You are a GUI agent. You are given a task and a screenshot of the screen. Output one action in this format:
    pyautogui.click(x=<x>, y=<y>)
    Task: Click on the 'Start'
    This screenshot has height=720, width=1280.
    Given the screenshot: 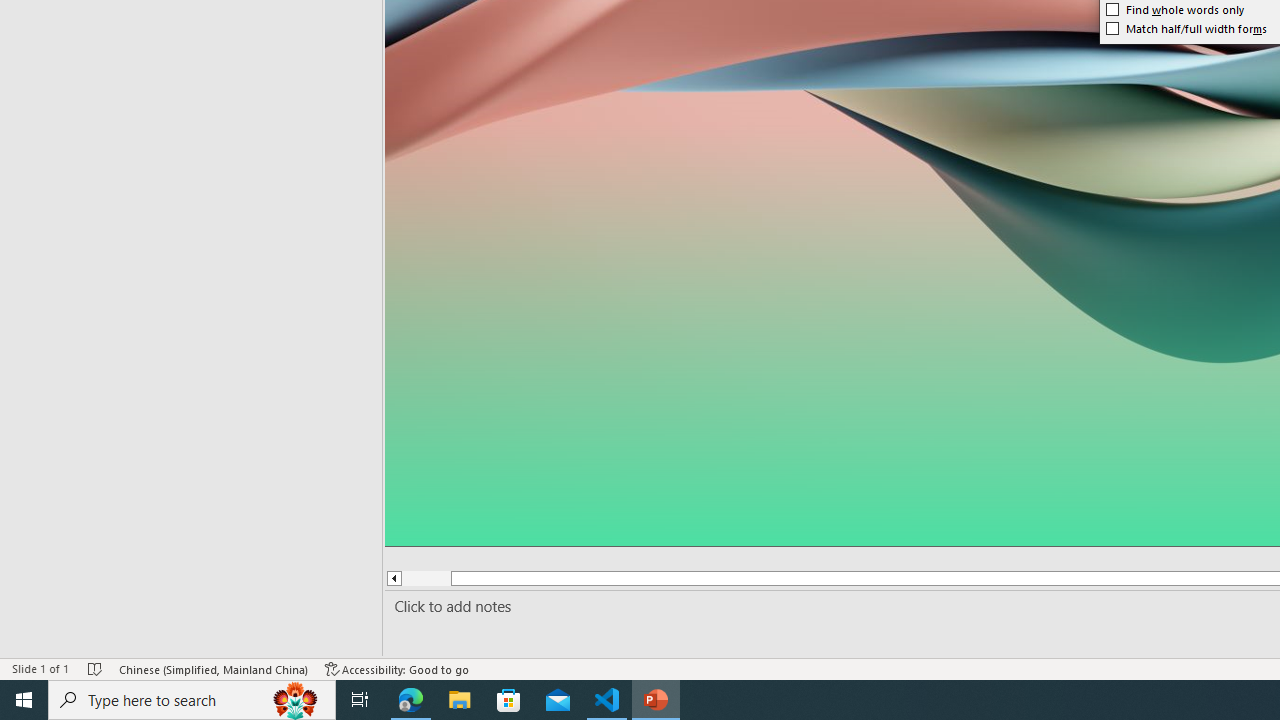 What is the action you would take?
    pyautogui.click(x=24, y=698)
    